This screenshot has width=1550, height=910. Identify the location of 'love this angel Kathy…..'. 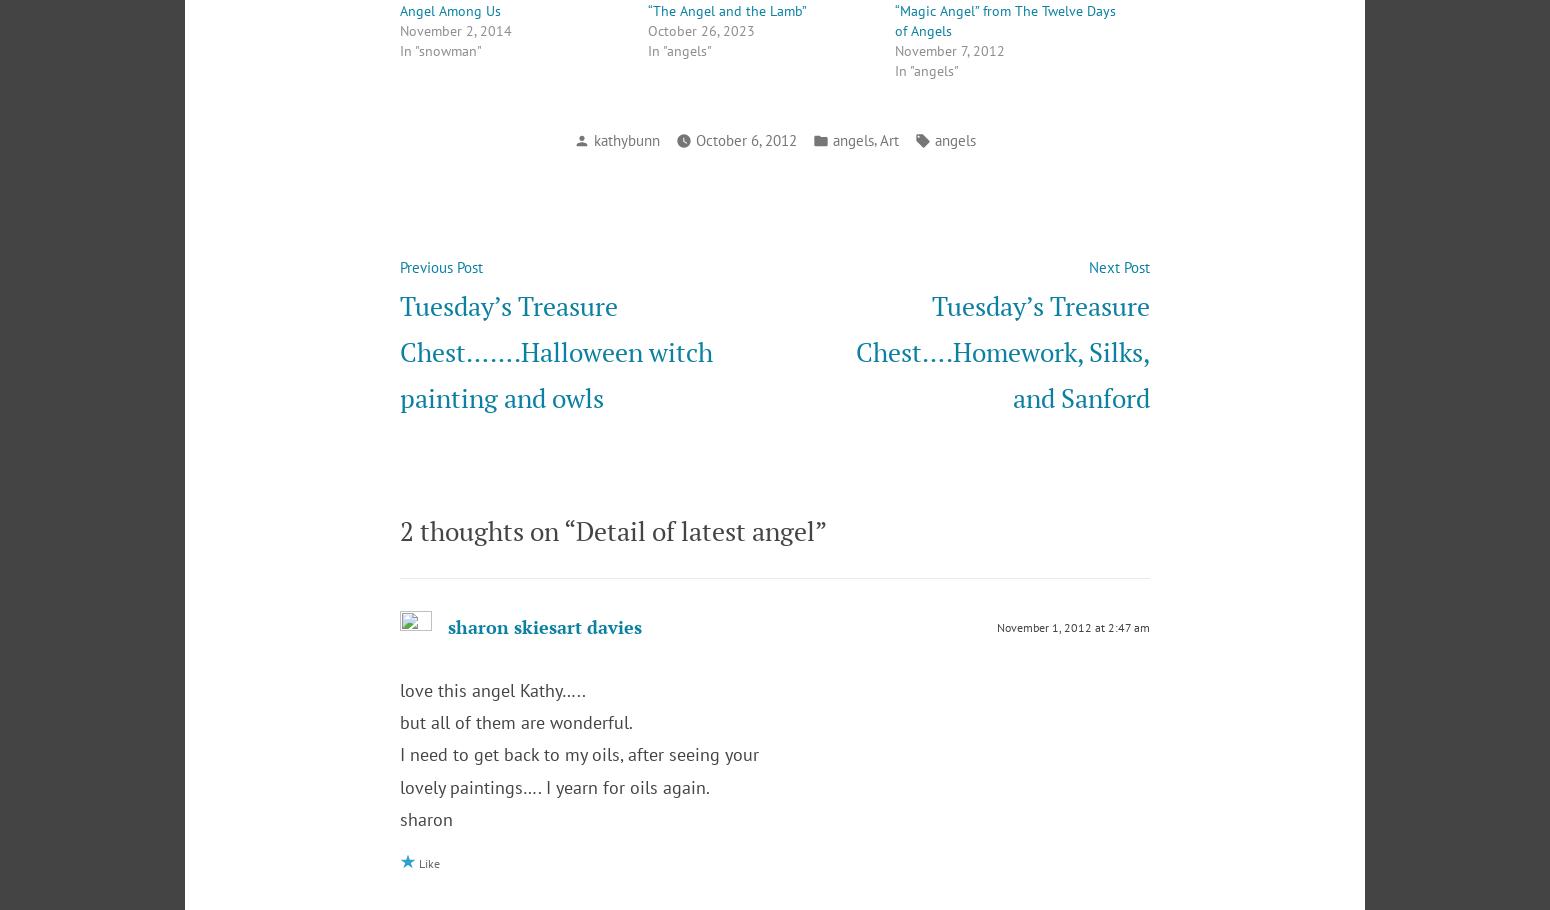
(492, 690).